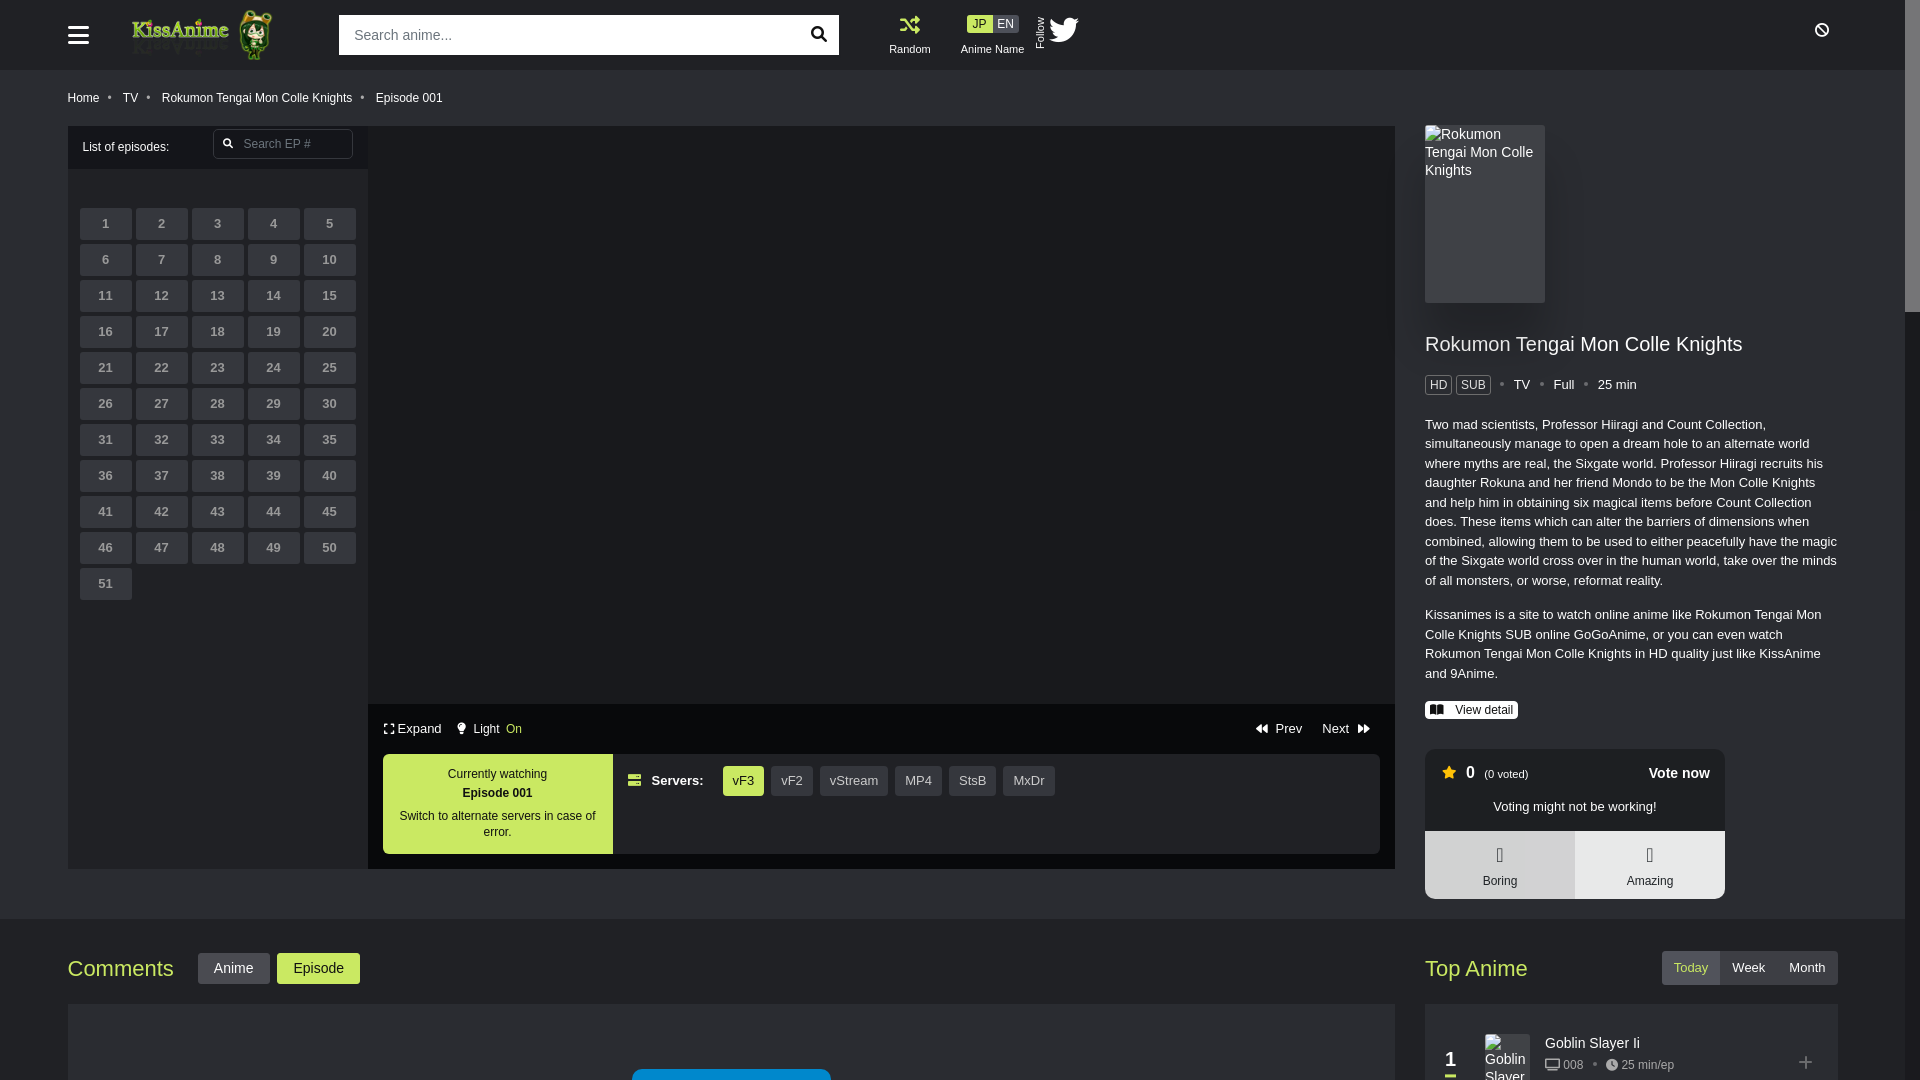 The image size is (1920, 1080). What do you see at coordinates (1023, 35) in the screenshot?
I see `'Follow'` at bounding box center [1023, 35].